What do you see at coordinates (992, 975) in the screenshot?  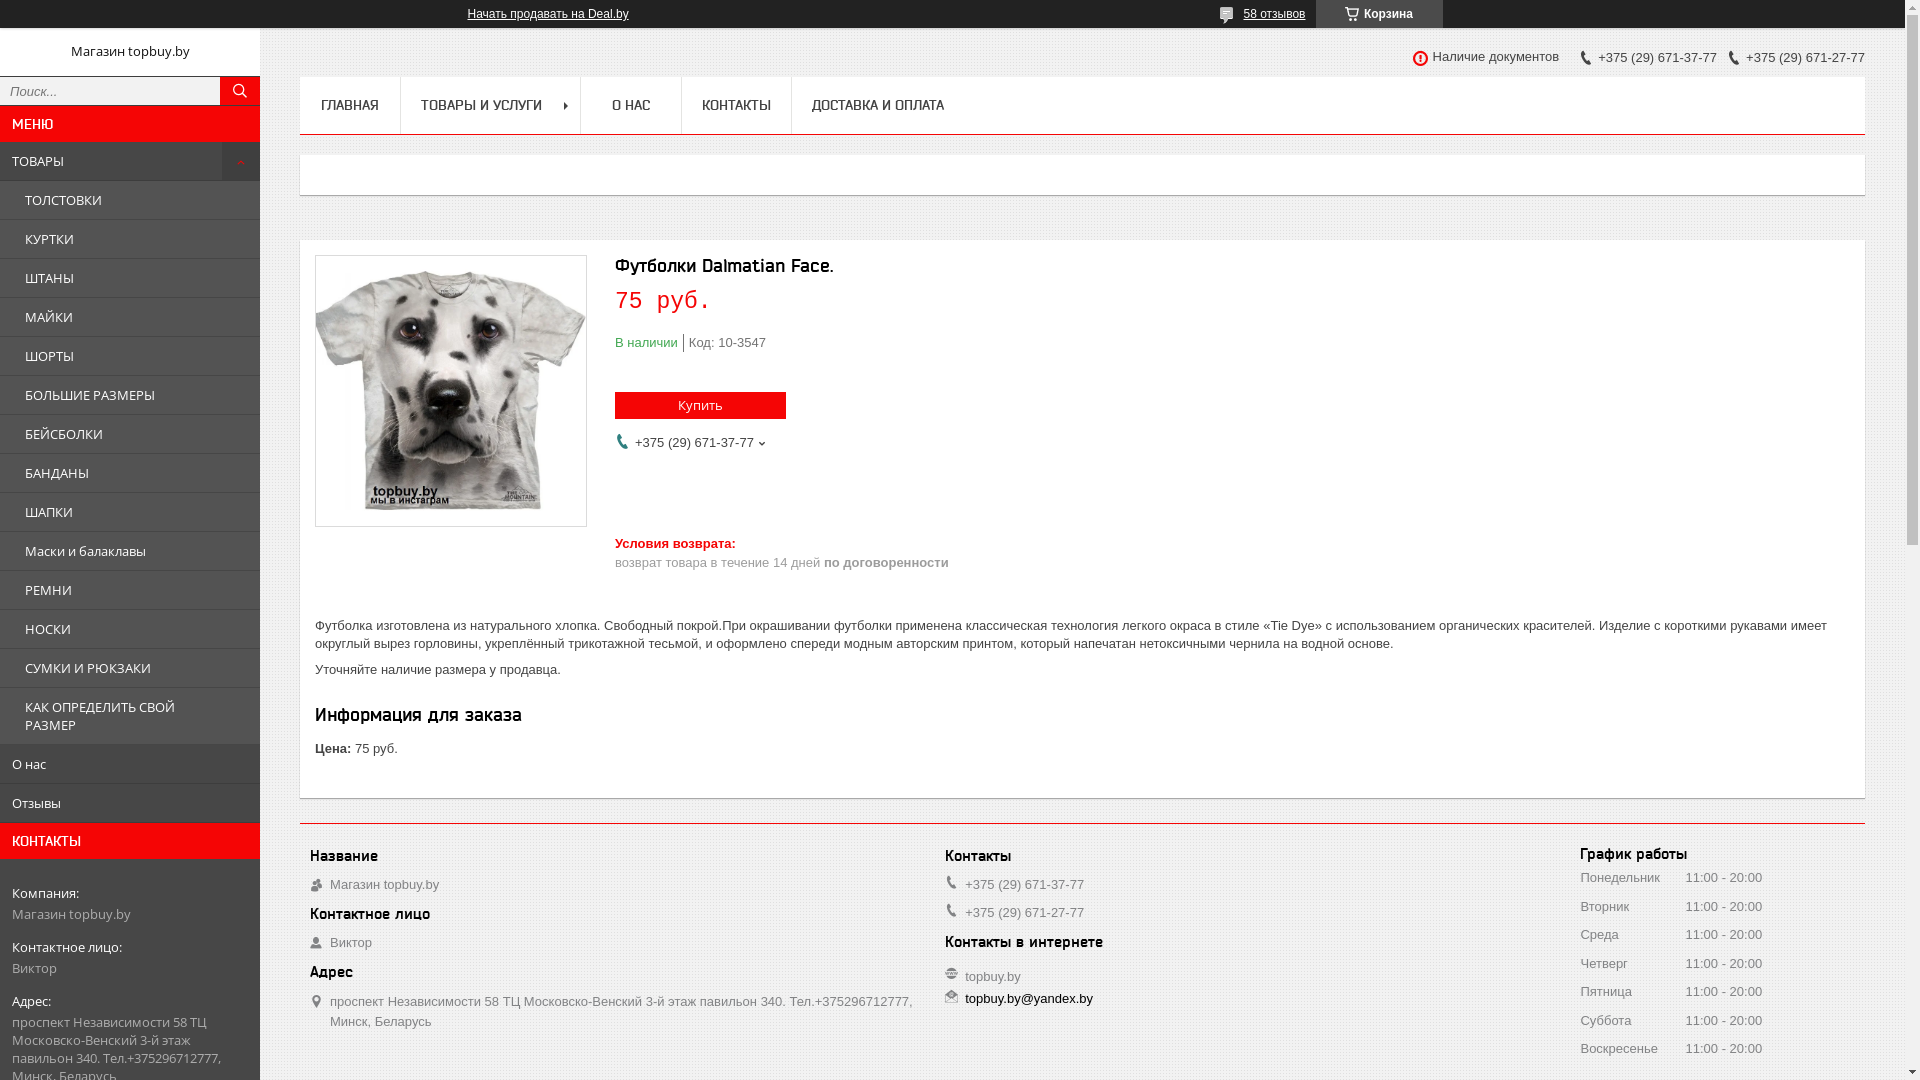 I see `'topbuy.by'` at bounding box center [992, 975].